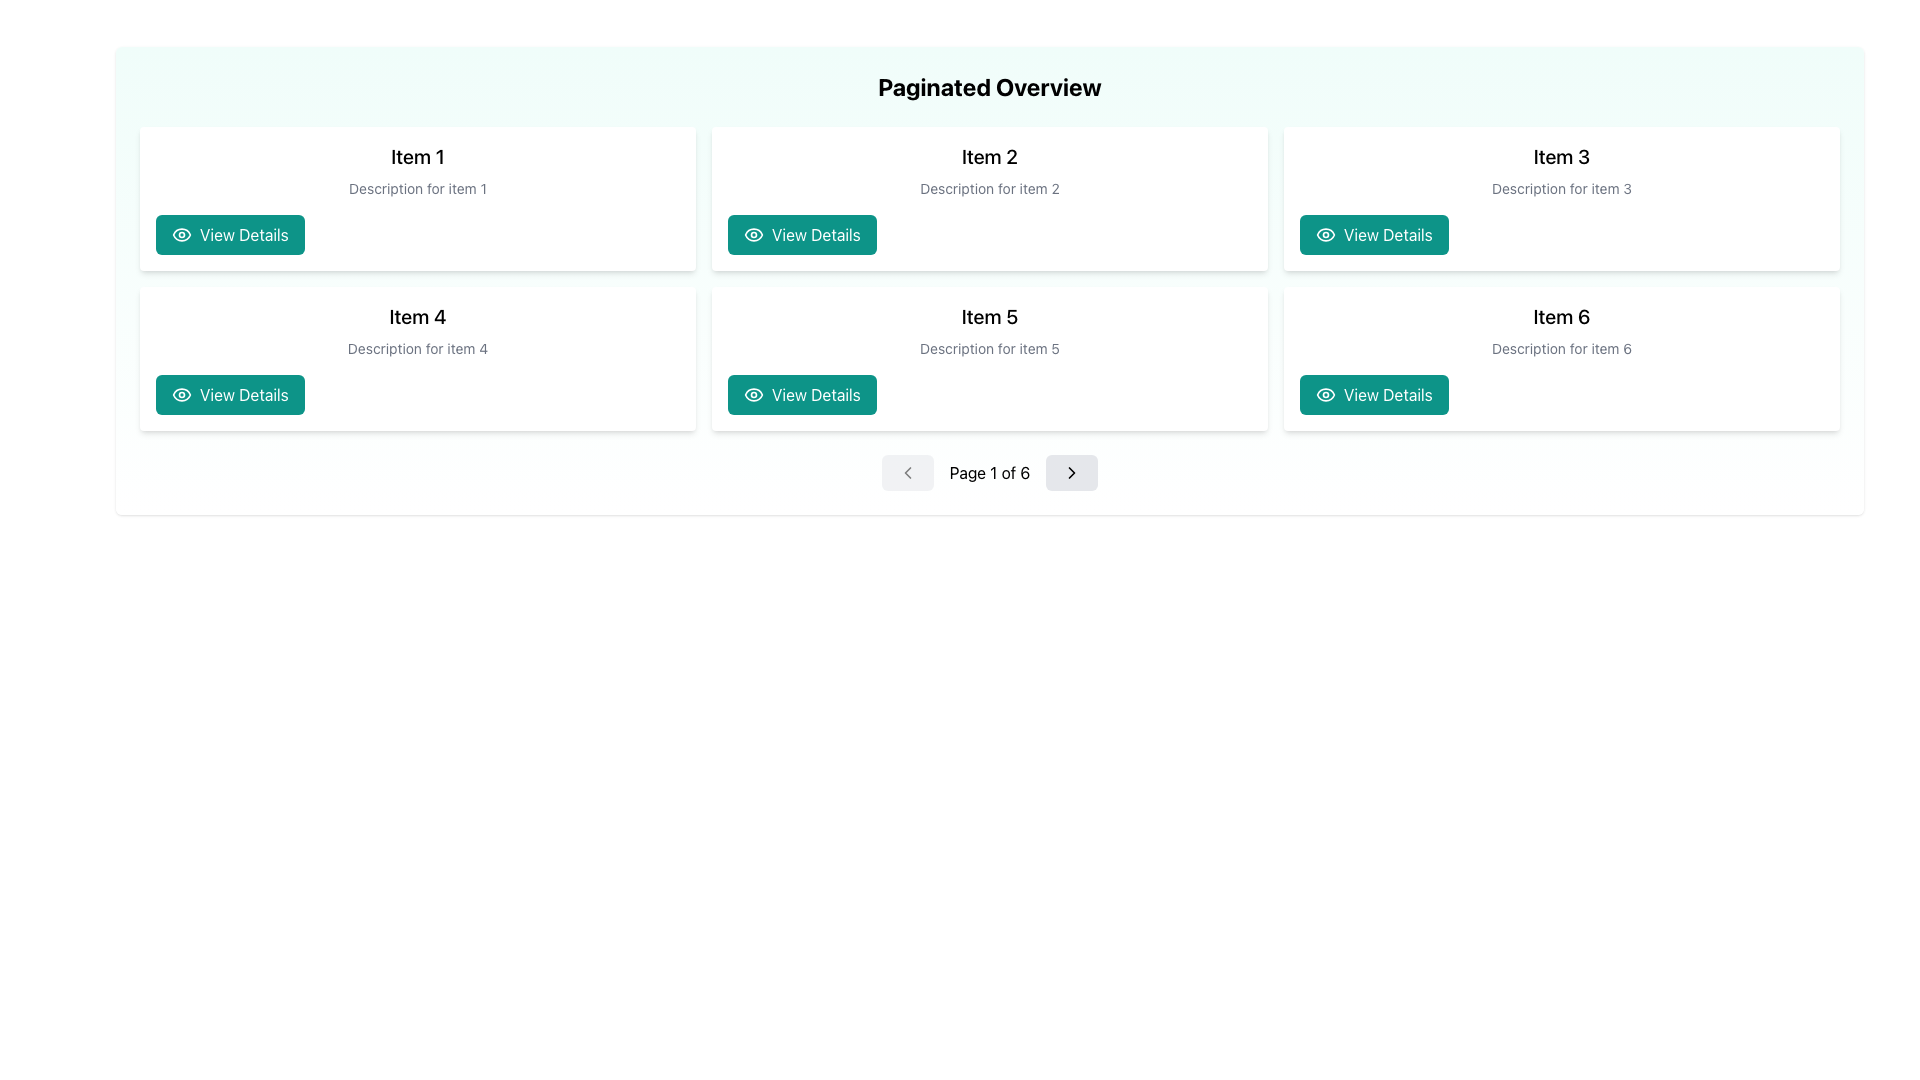  What do you see at coordinates (989, 199) in the screenshot?
I see `the second card in the grid layout displaying 'Item 2', which contains a description and a green 'View Details' button` at bounding box center [989, 199].